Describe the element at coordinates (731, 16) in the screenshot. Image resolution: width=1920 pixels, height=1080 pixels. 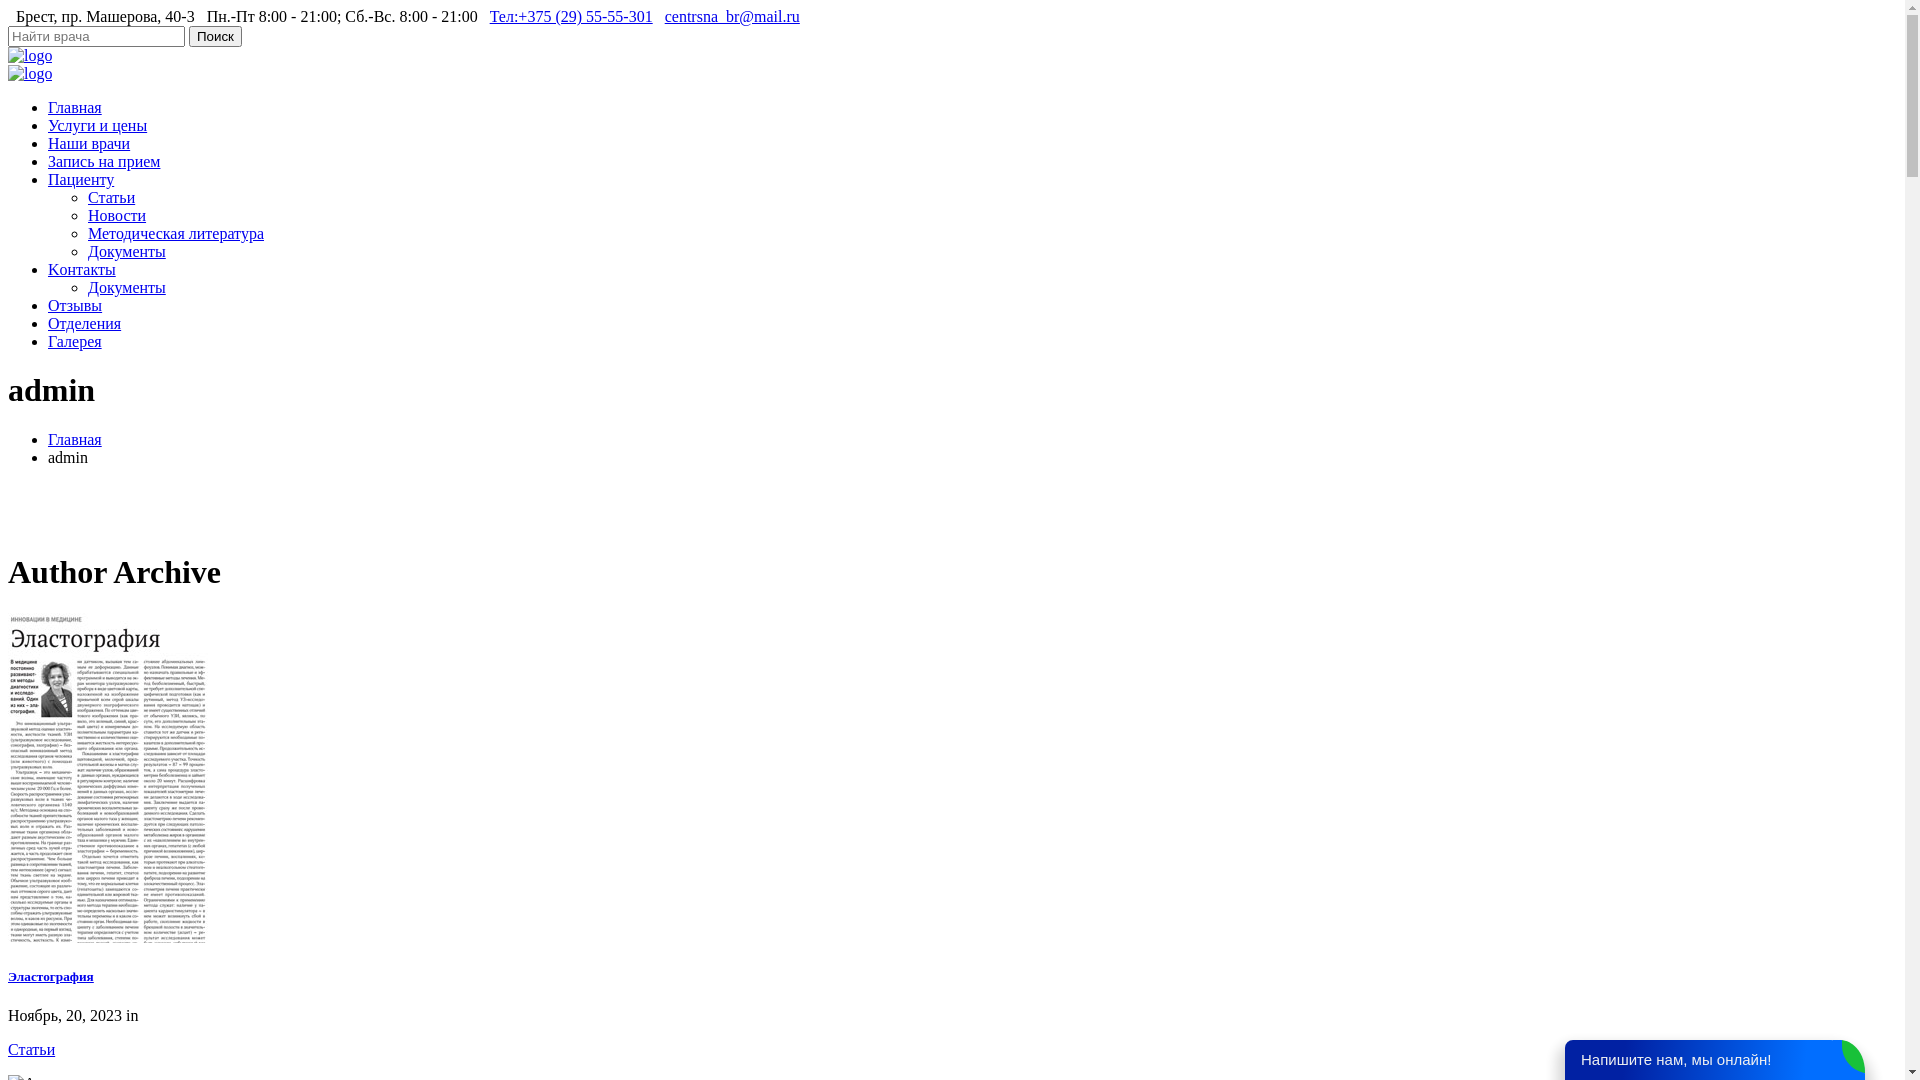
I see `'centrsna_br@mail.ru'` at that location.